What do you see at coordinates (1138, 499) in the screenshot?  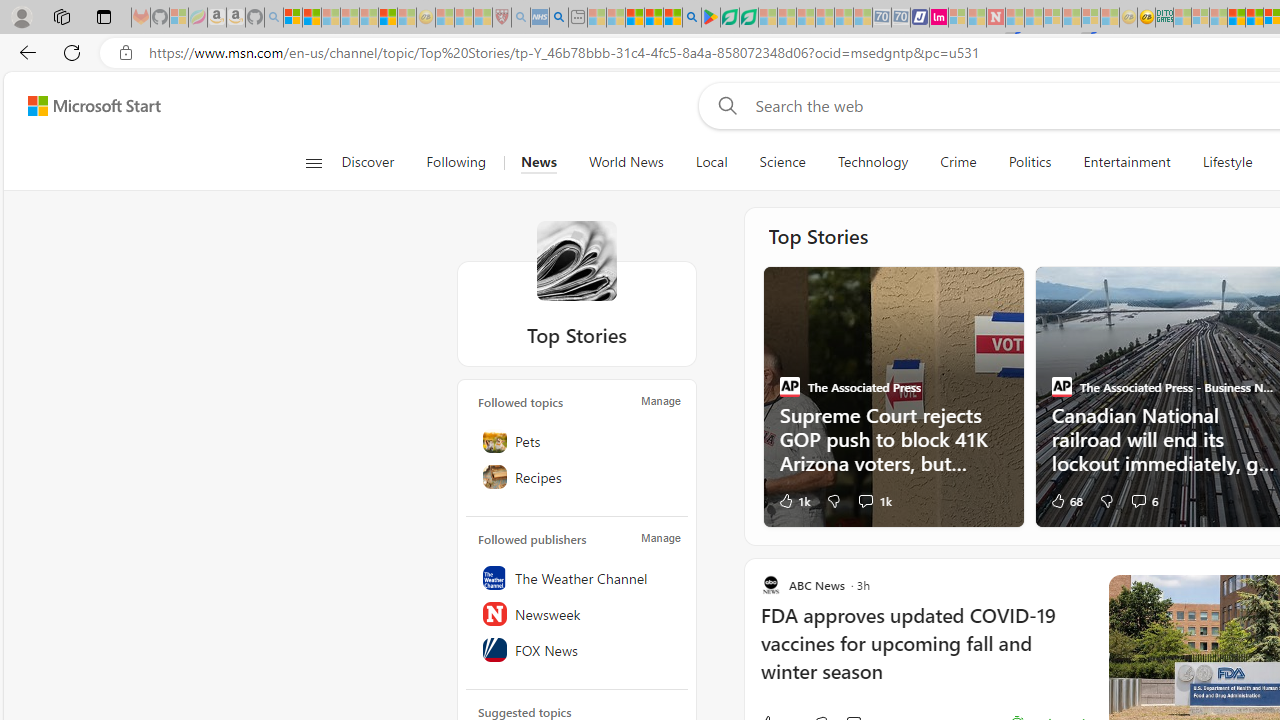 I see `'View comments 6 Comment'` at bounding box center [1138, 499].